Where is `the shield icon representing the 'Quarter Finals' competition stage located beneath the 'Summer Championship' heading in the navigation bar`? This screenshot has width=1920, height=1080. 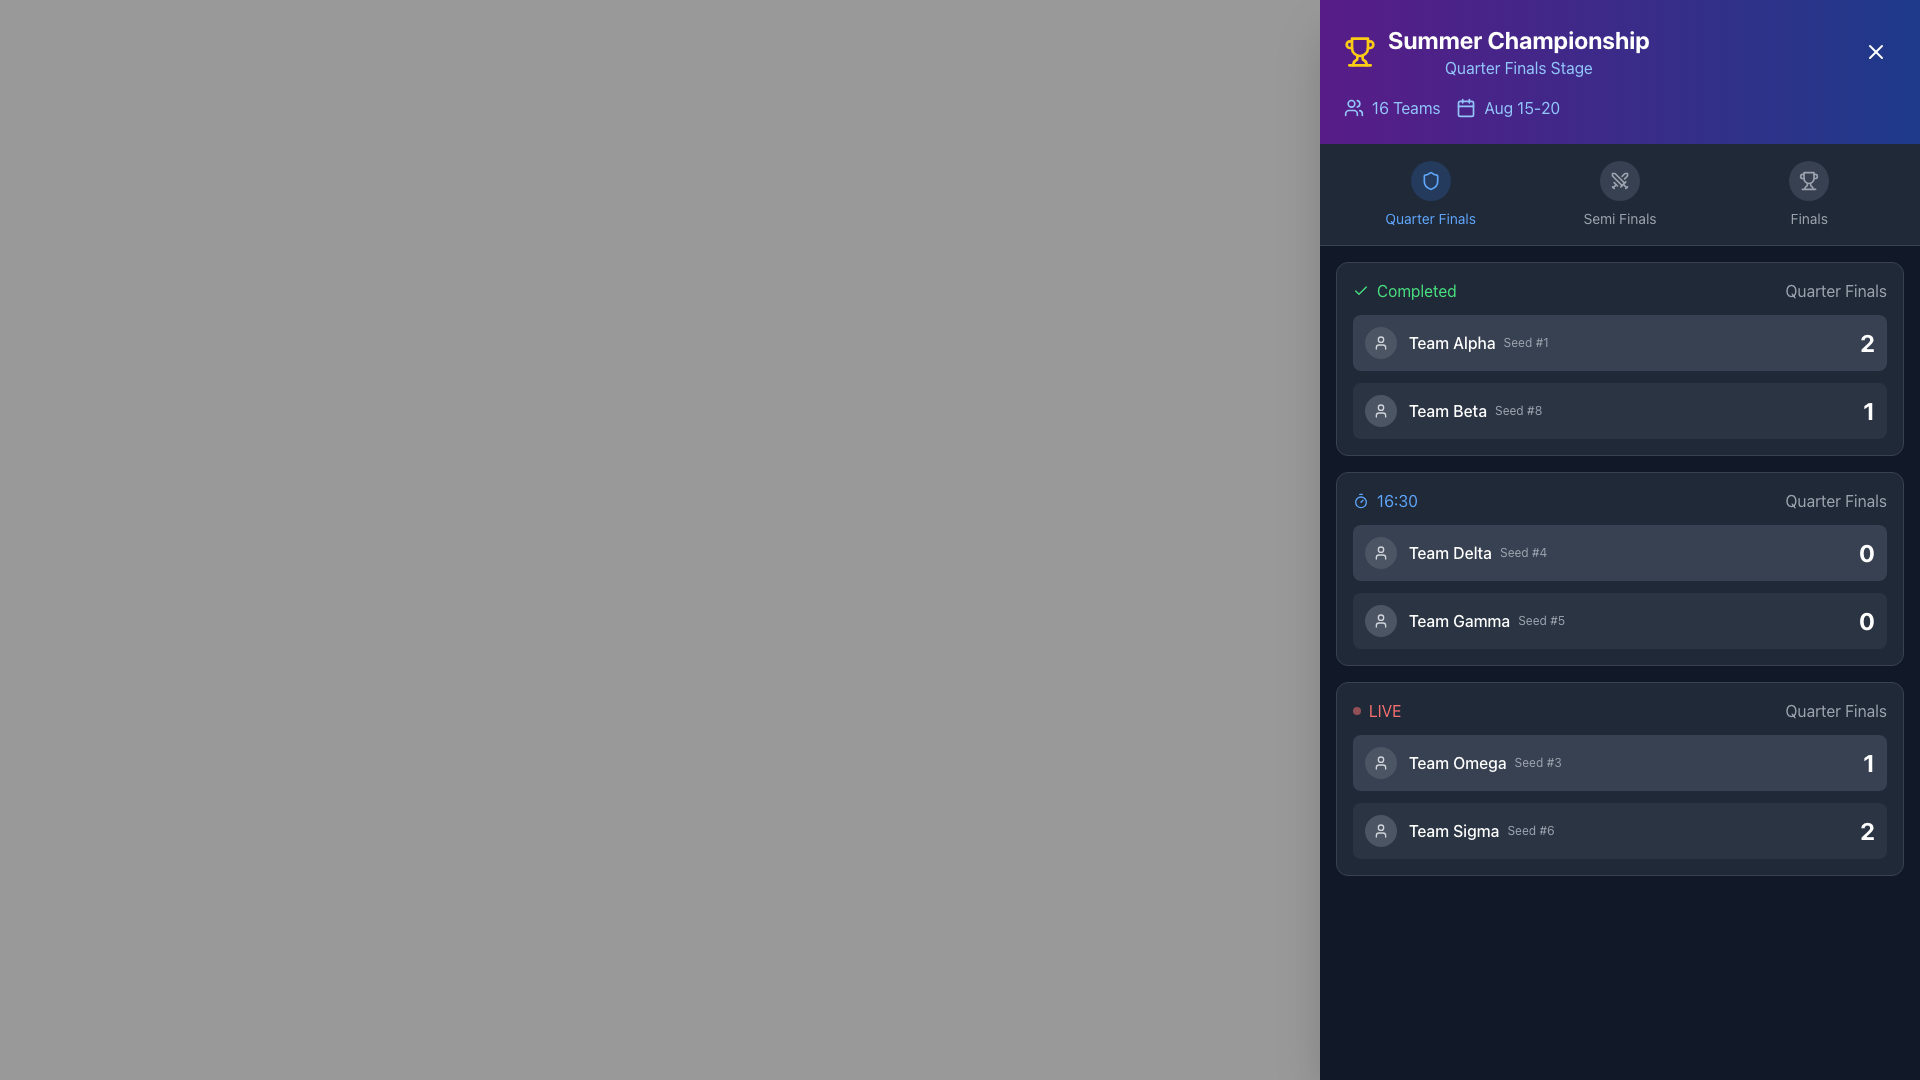
the shield icon representing the 'Quarter Finals' competition stage located beneath the 'Summer Championship' heading in the navigation bar is located at coordinates (1429, 181).